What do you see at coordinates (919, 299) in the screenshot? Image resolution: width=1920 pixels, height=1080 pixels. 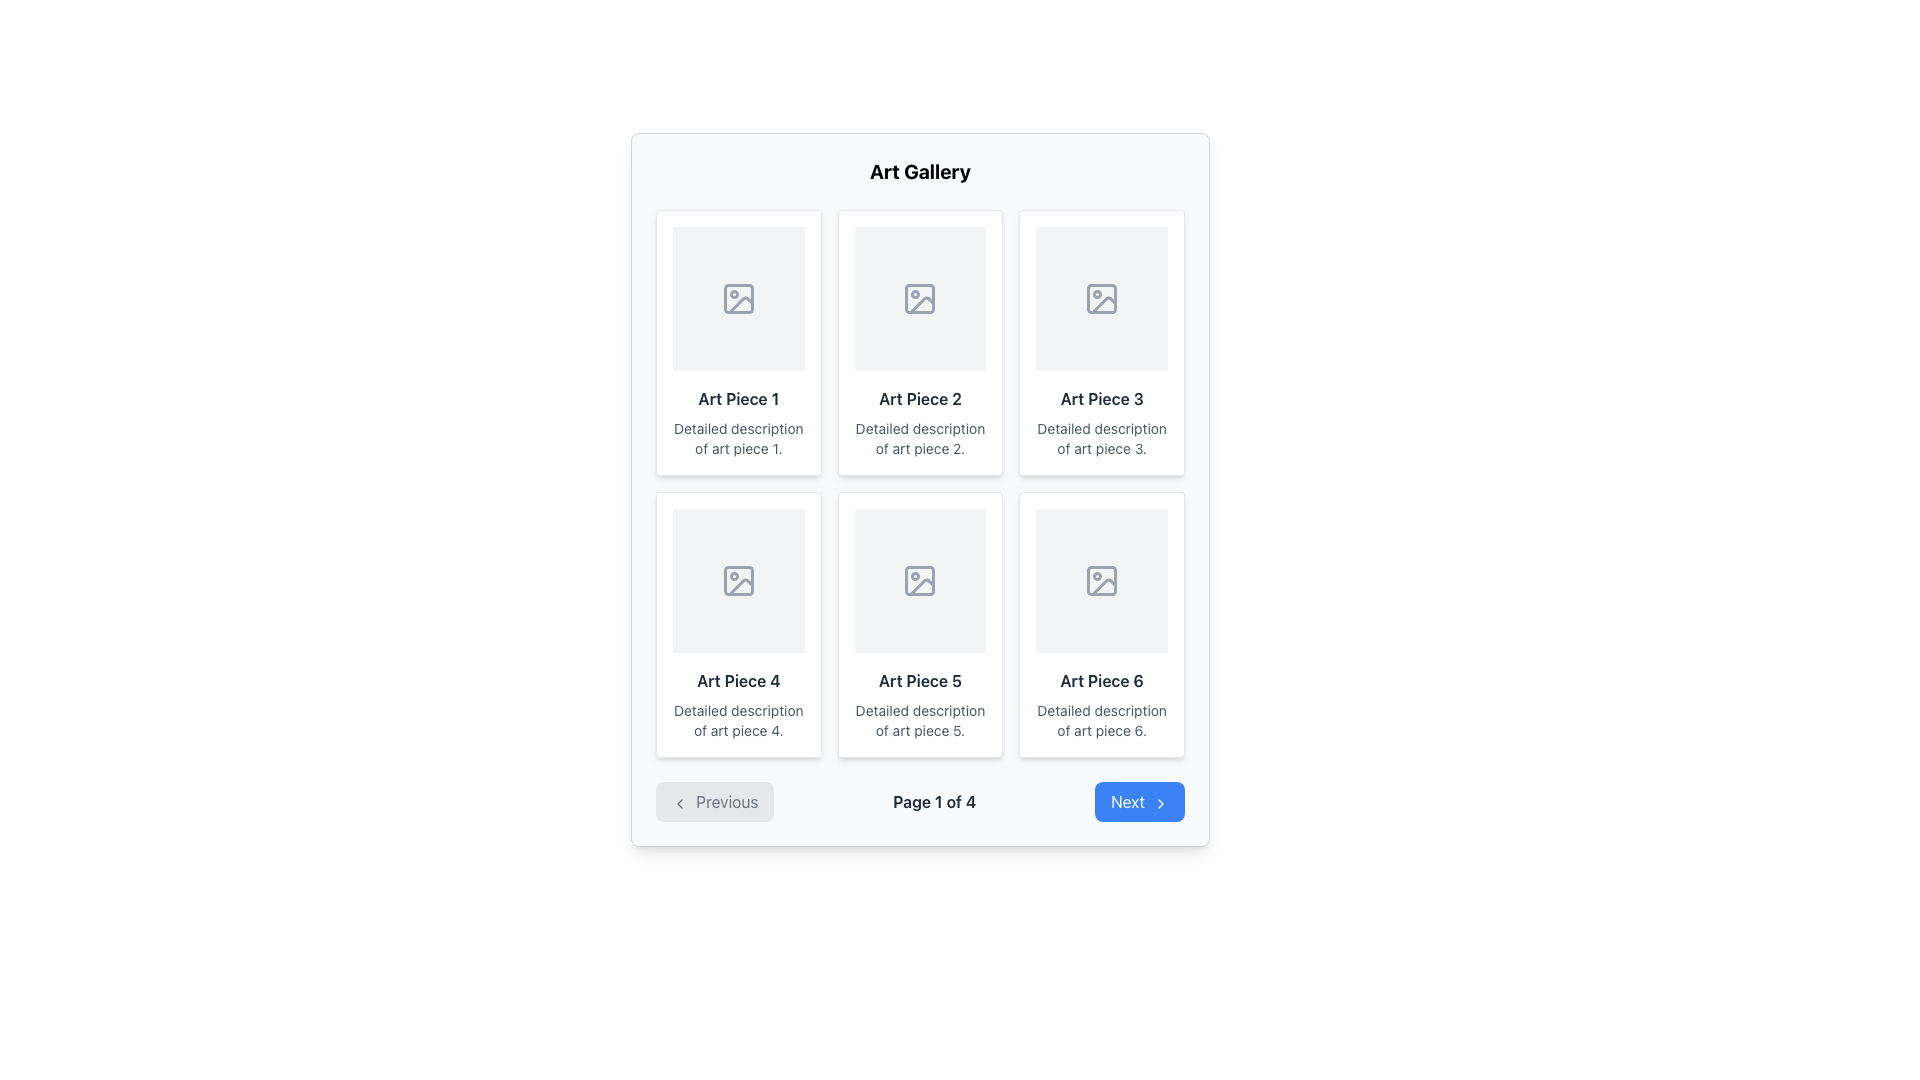 I see `the Icon in the 'Art Gallery' grid layout that represents 'Art Piece 2', indicating the presence of an image` at bounding box center [919, 299].